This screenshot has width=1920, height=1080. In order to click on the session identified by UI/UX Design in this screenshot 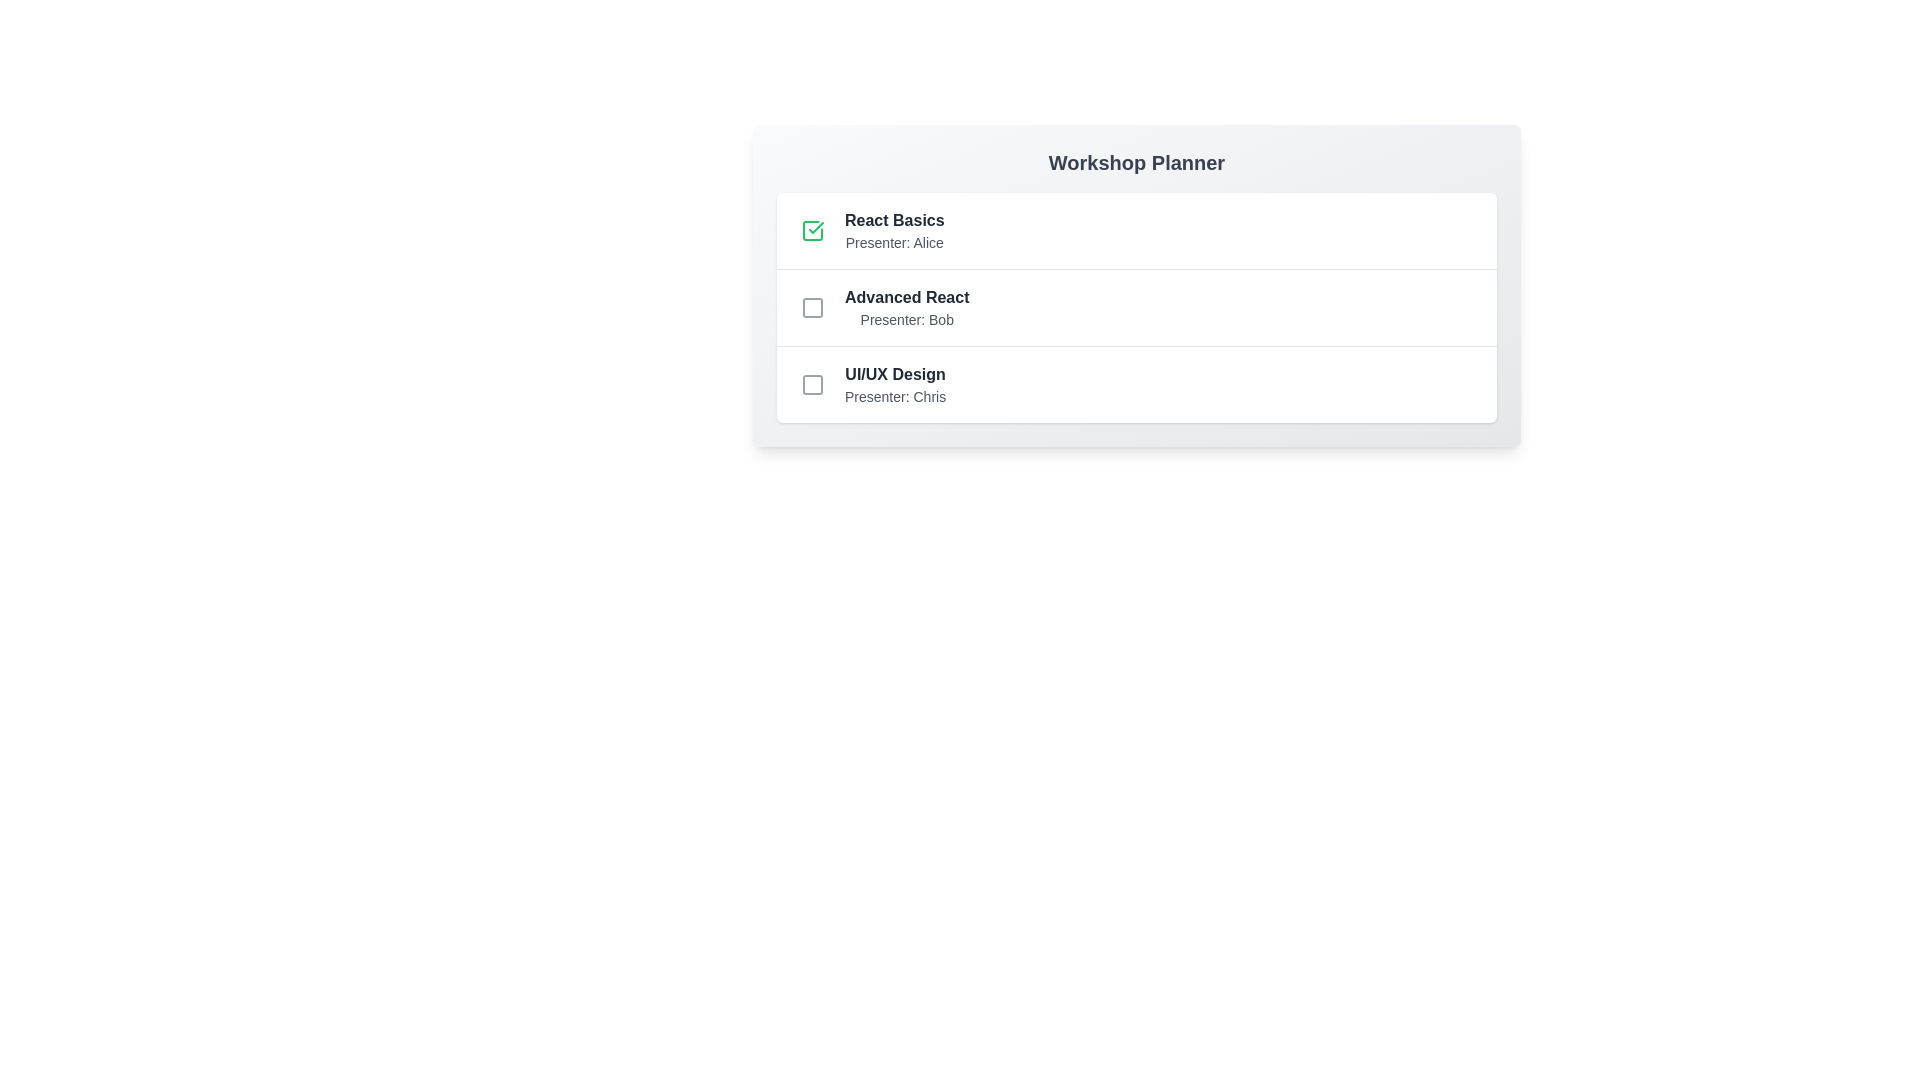, I will do `click(812, 385)`.